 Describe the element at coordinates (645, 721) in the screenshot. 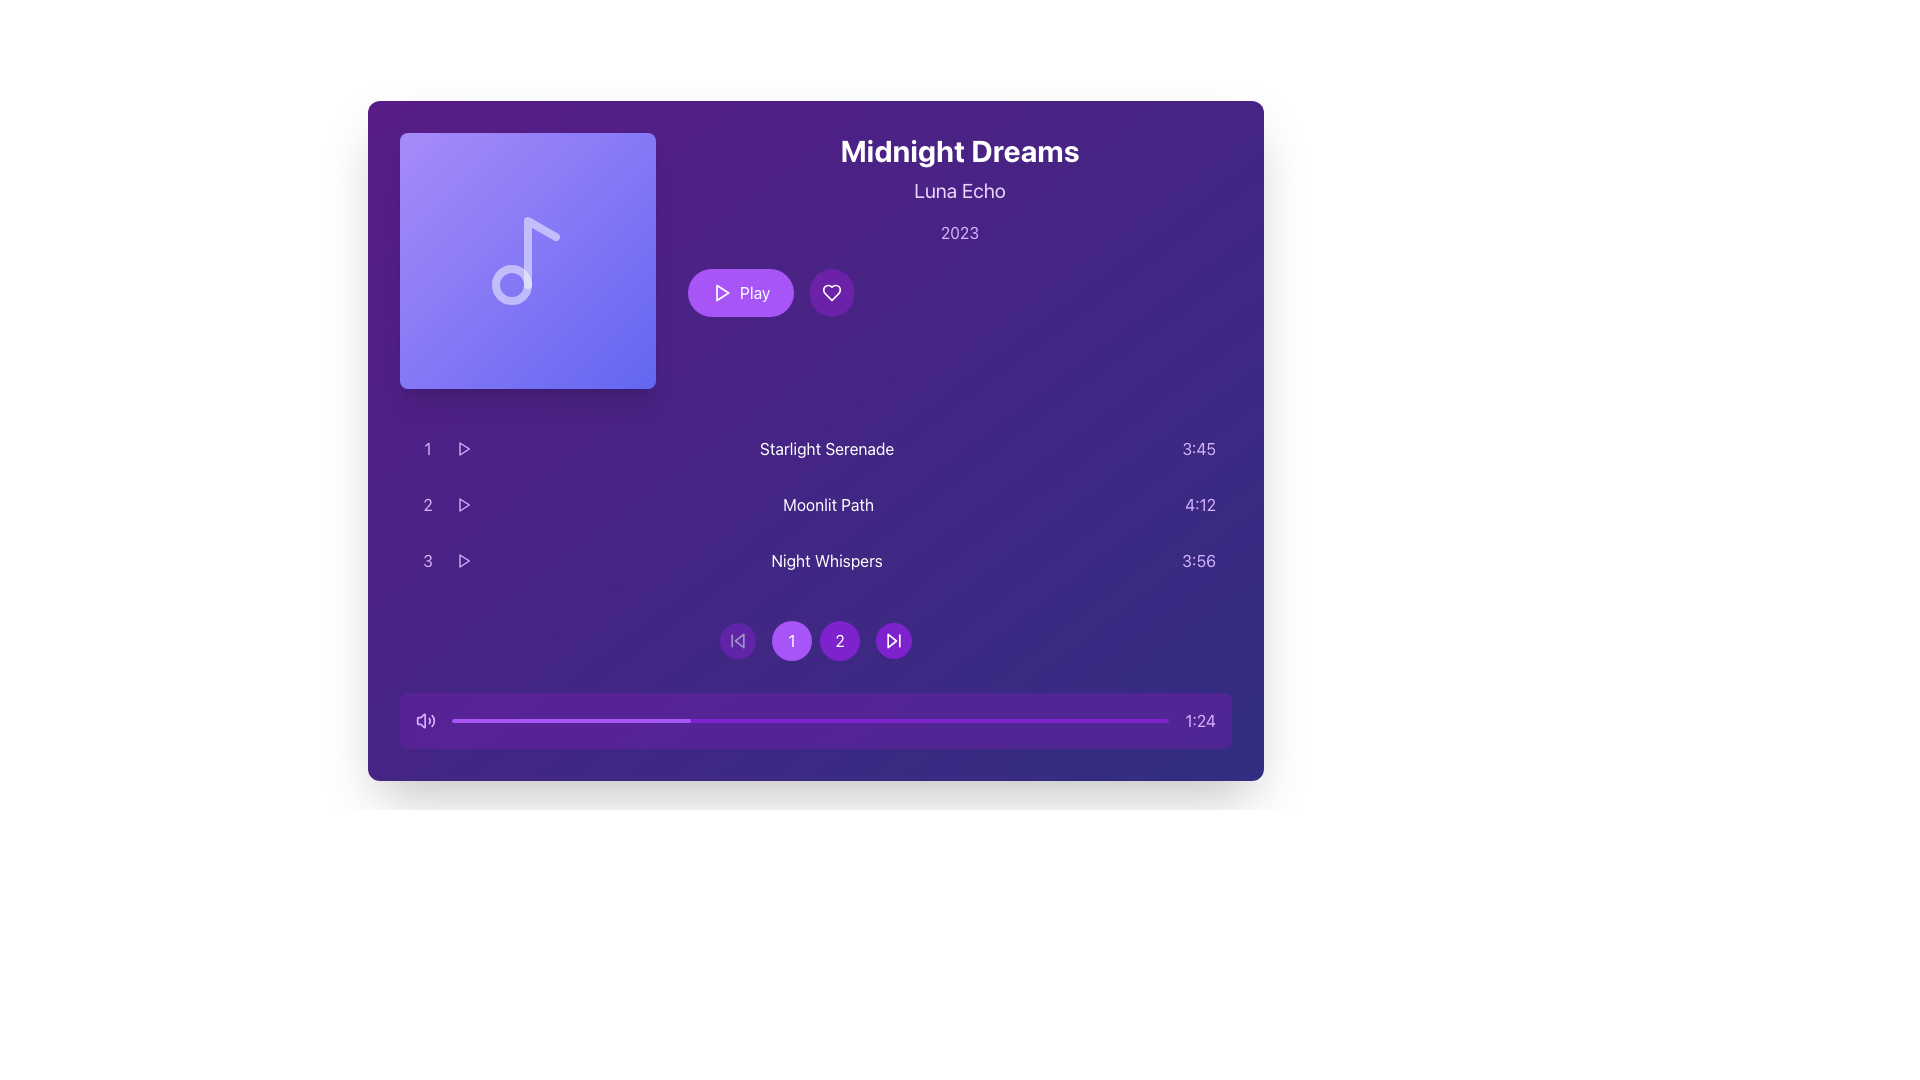

I see `the progress` at that location.